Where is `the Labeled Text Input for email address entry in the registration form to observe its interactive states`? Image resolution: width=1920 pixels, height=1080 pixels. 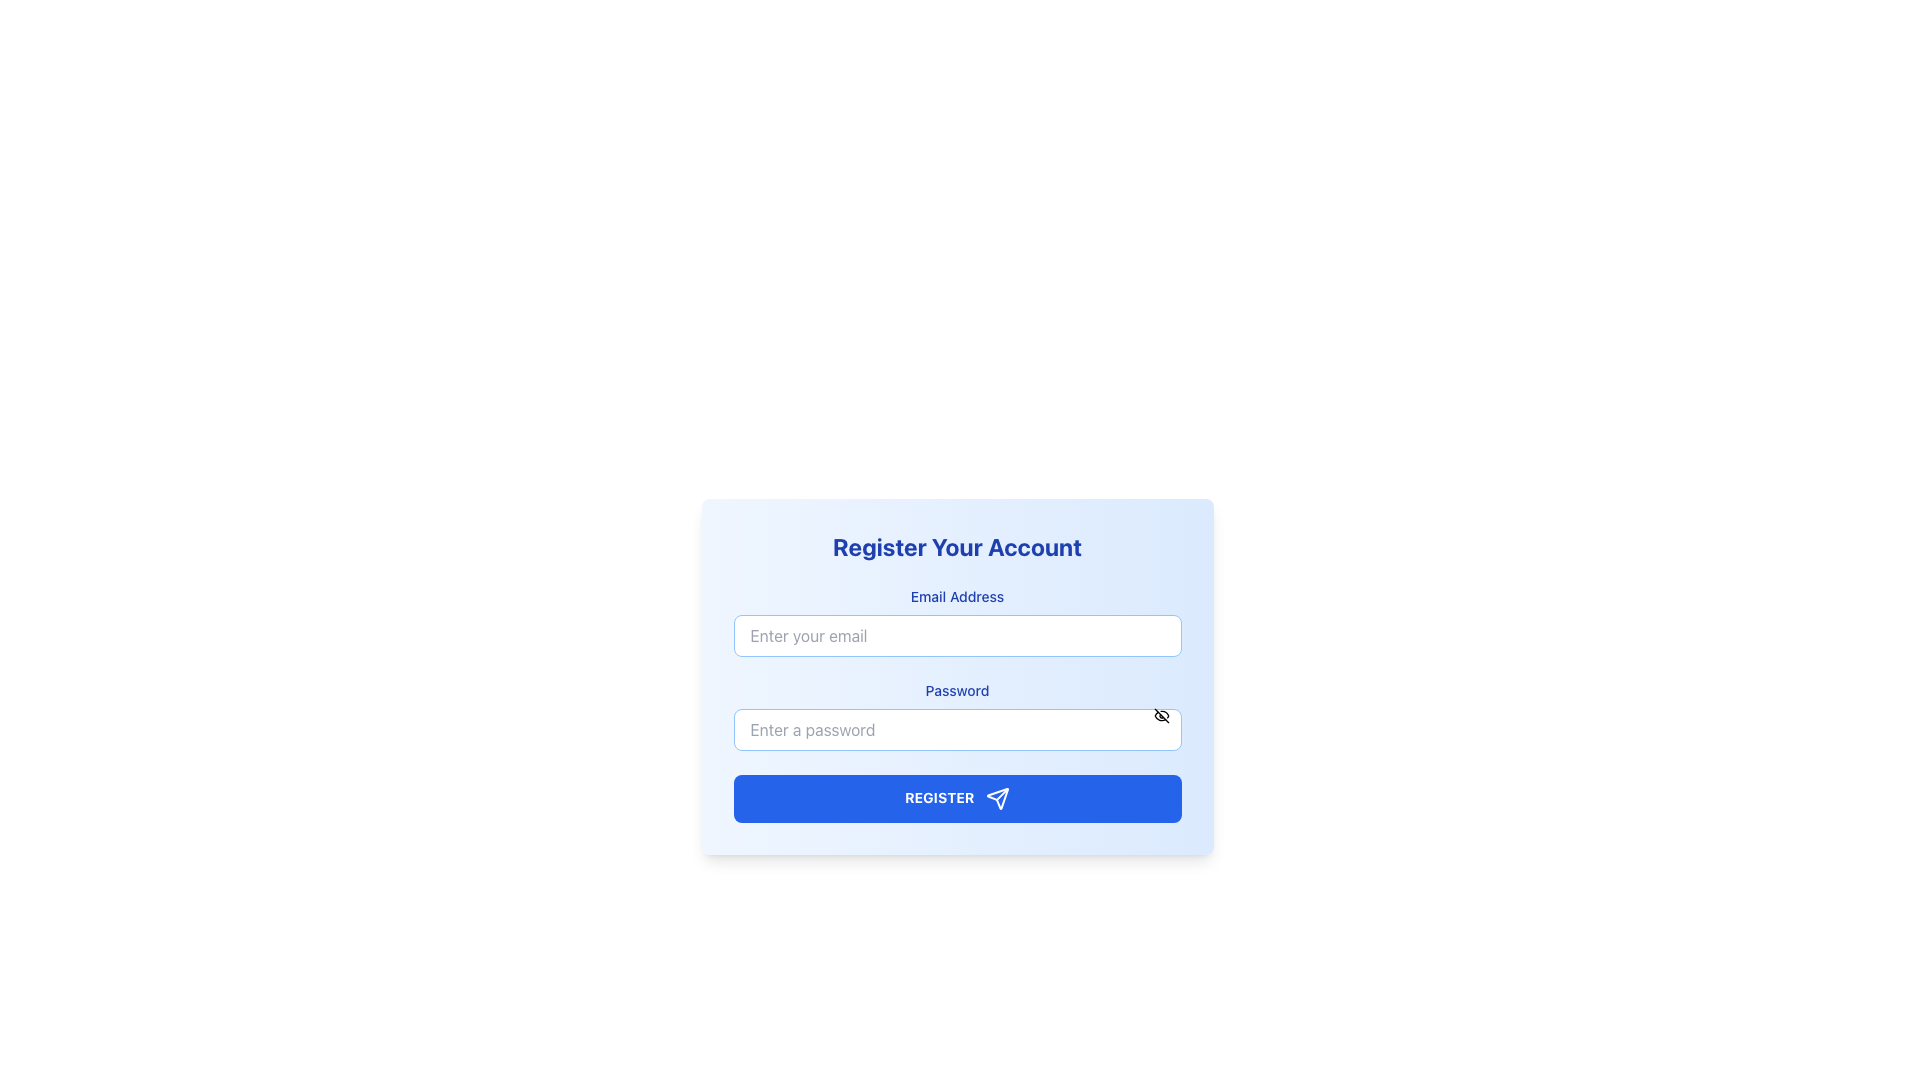
the Labeled Text Input for email address entry in the registration form to observe its interactive states is located at coordinates (956, 620).